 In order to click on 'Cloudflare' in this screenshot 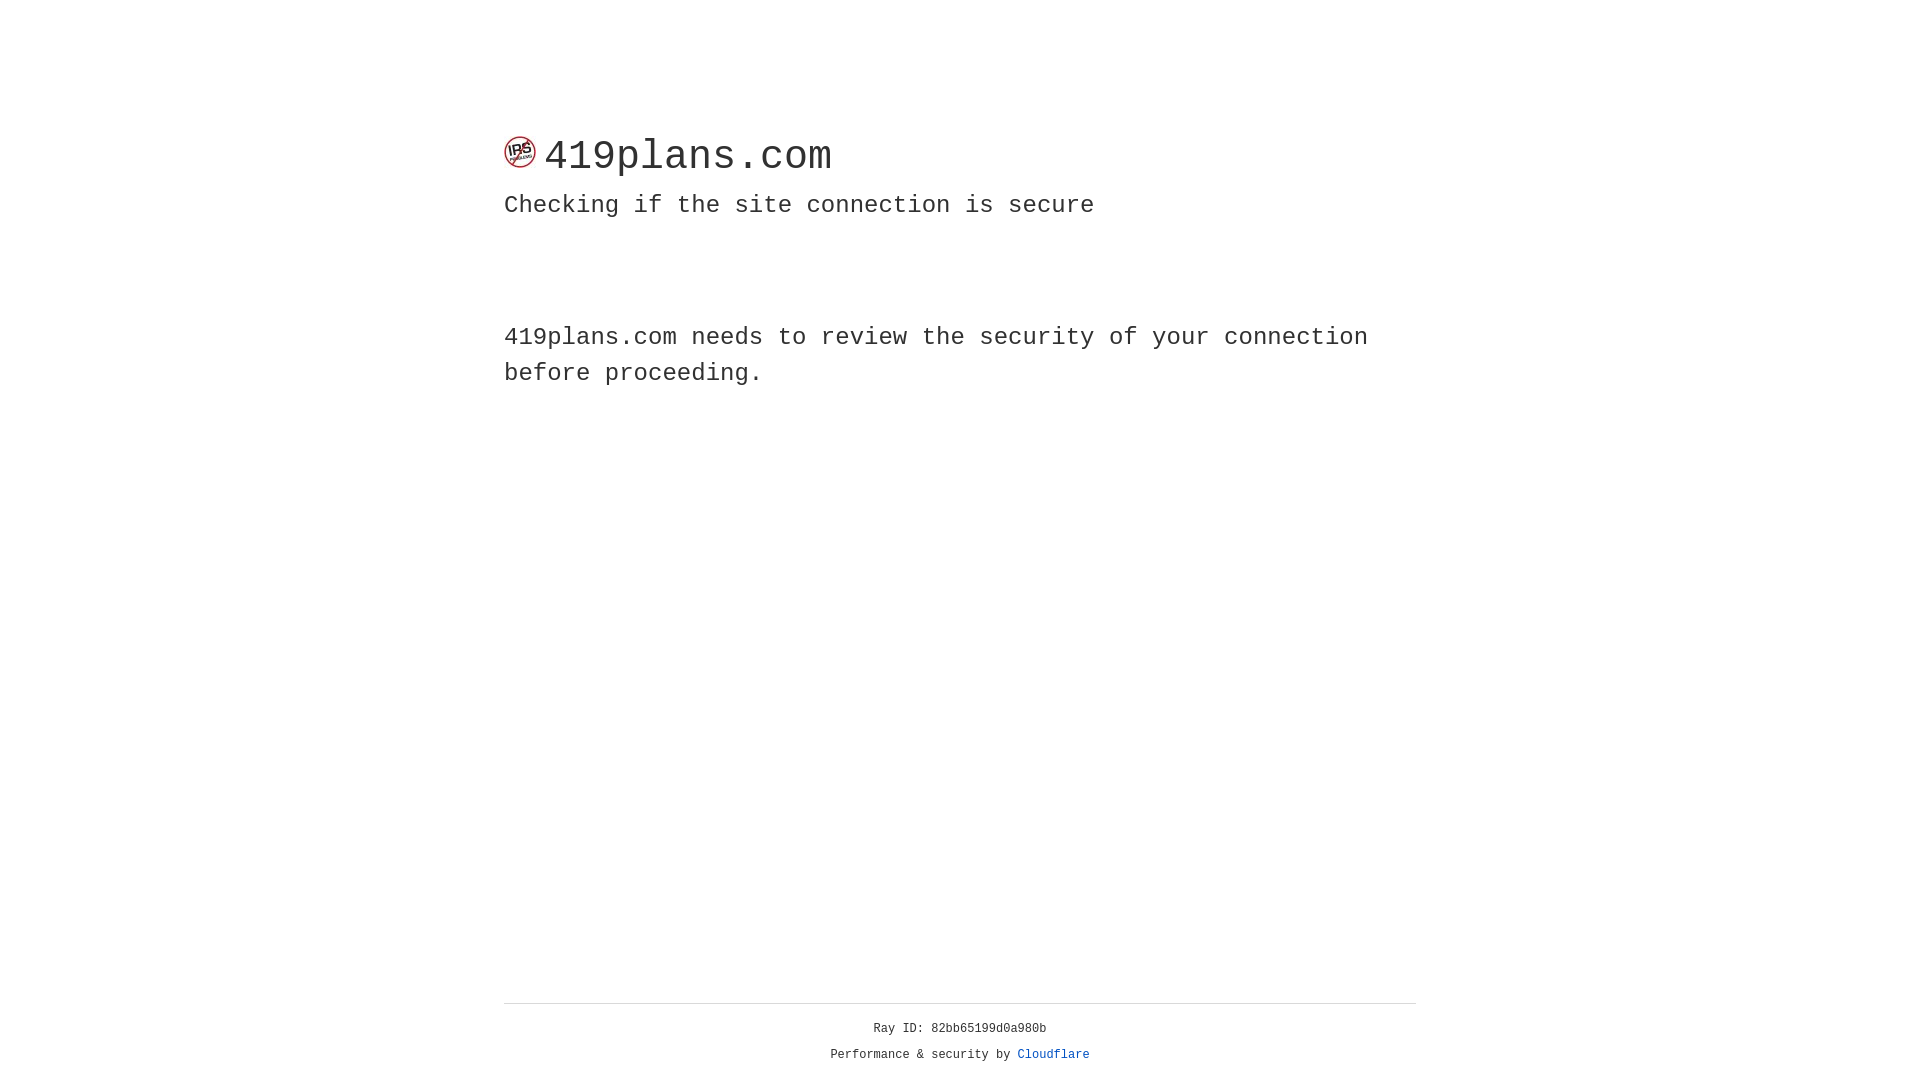, I will do `click(1053, 1054)`.